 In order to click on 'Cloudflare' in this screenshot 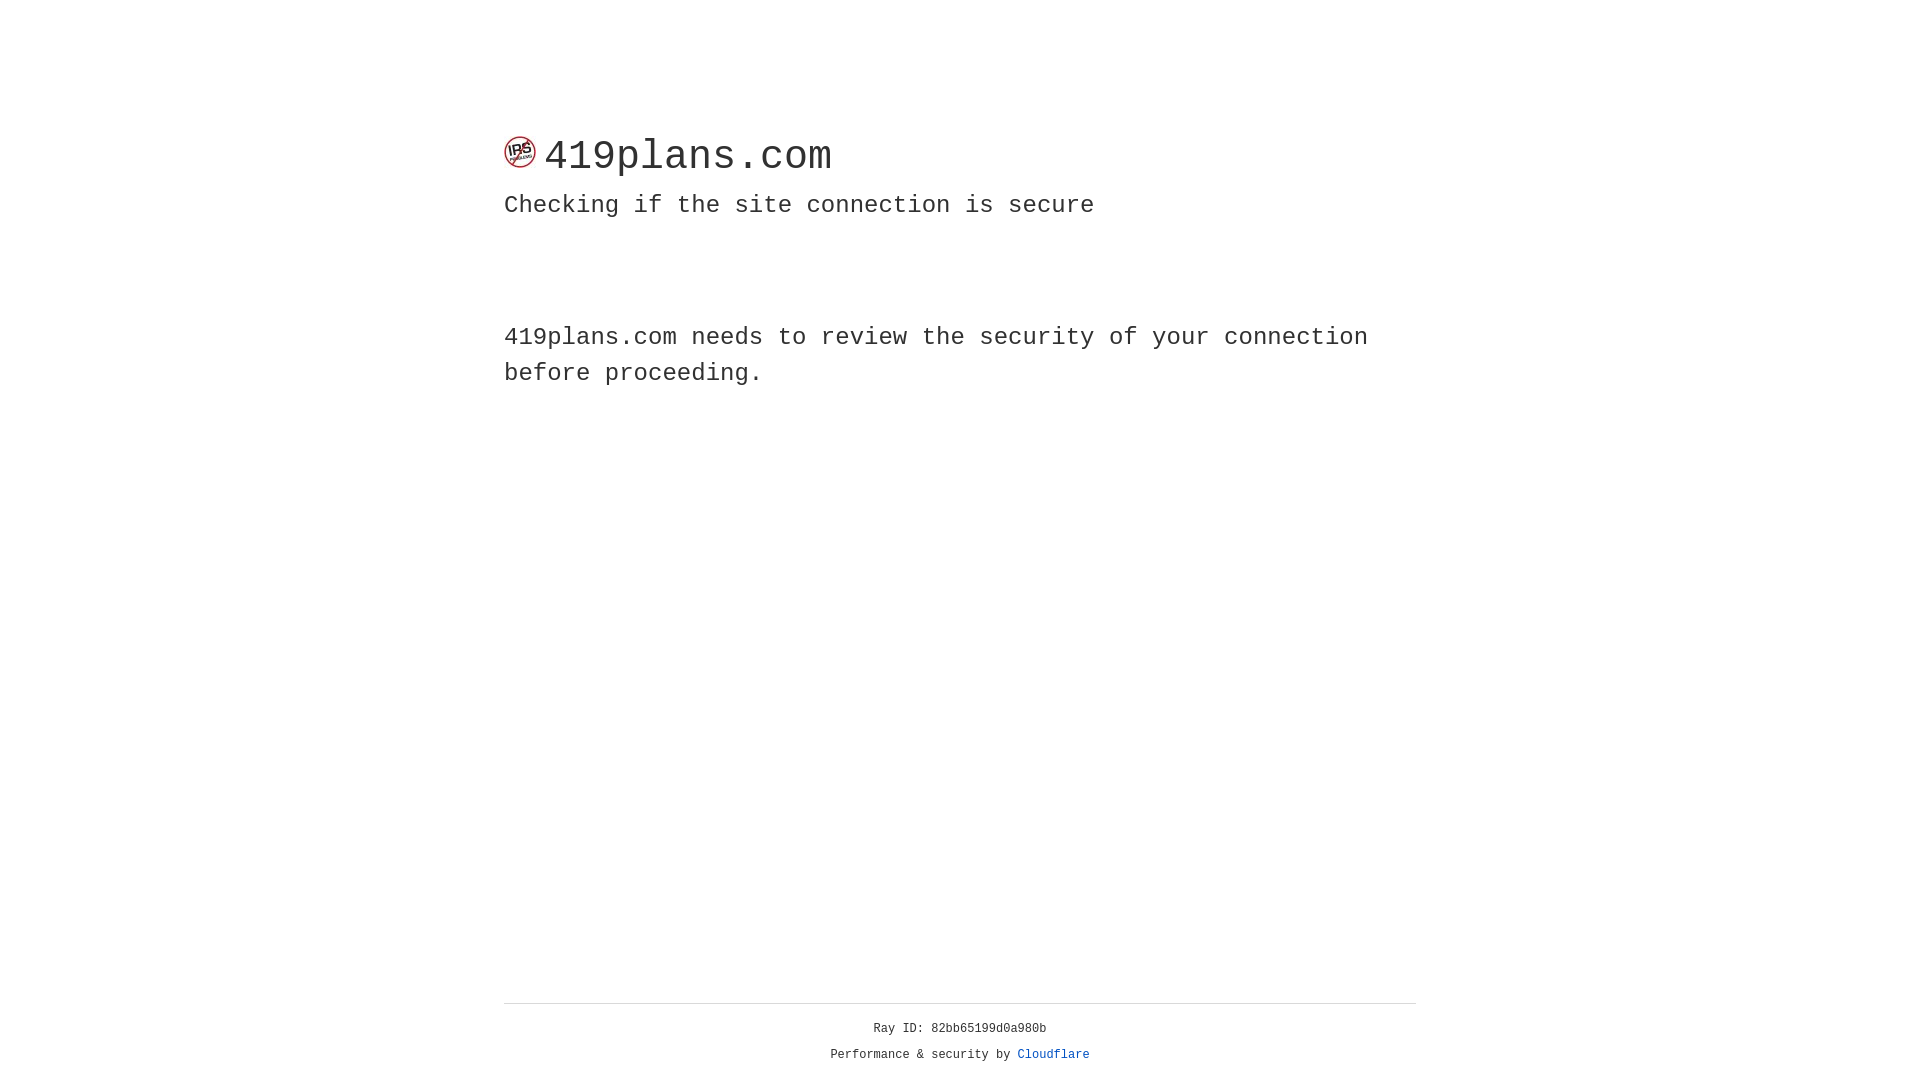, I will do `click(1053, 1054)`.